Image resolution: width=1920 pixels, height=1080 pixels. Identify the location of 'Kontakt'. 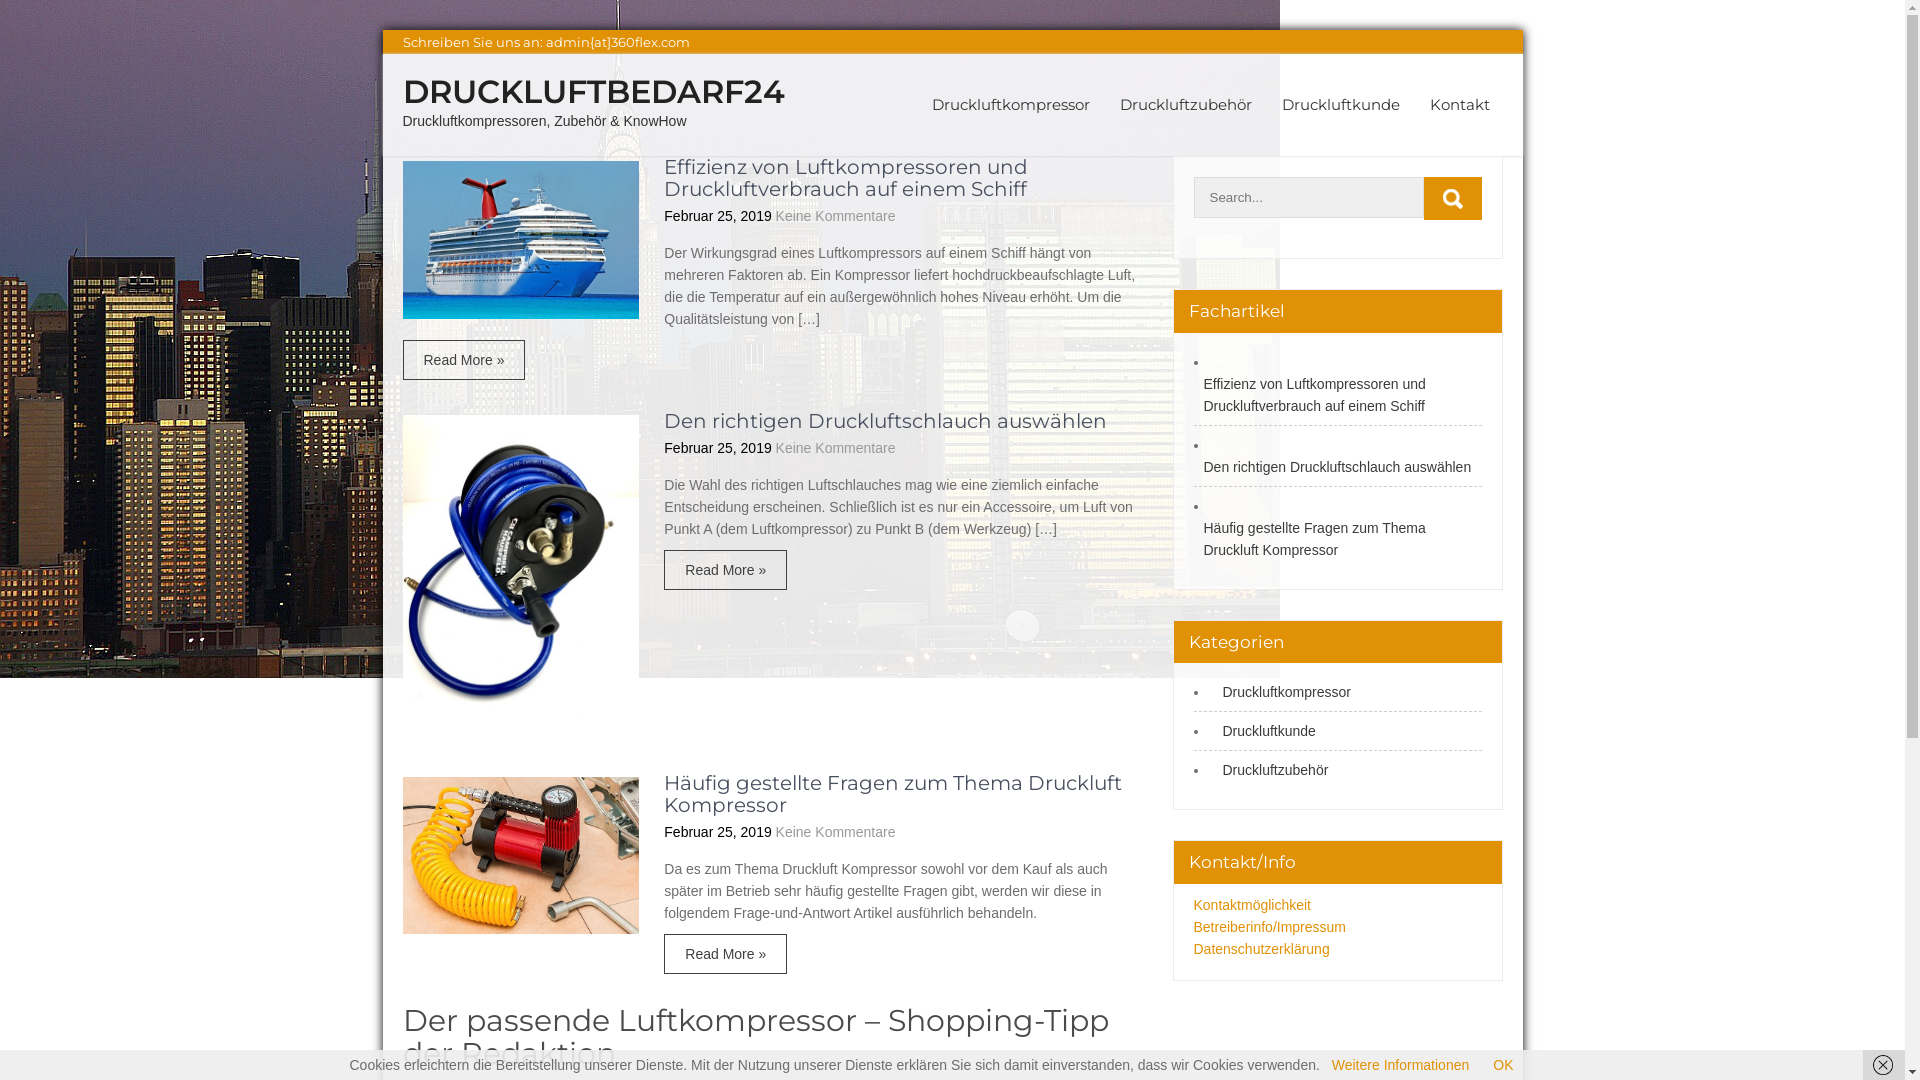
(1459, 104).